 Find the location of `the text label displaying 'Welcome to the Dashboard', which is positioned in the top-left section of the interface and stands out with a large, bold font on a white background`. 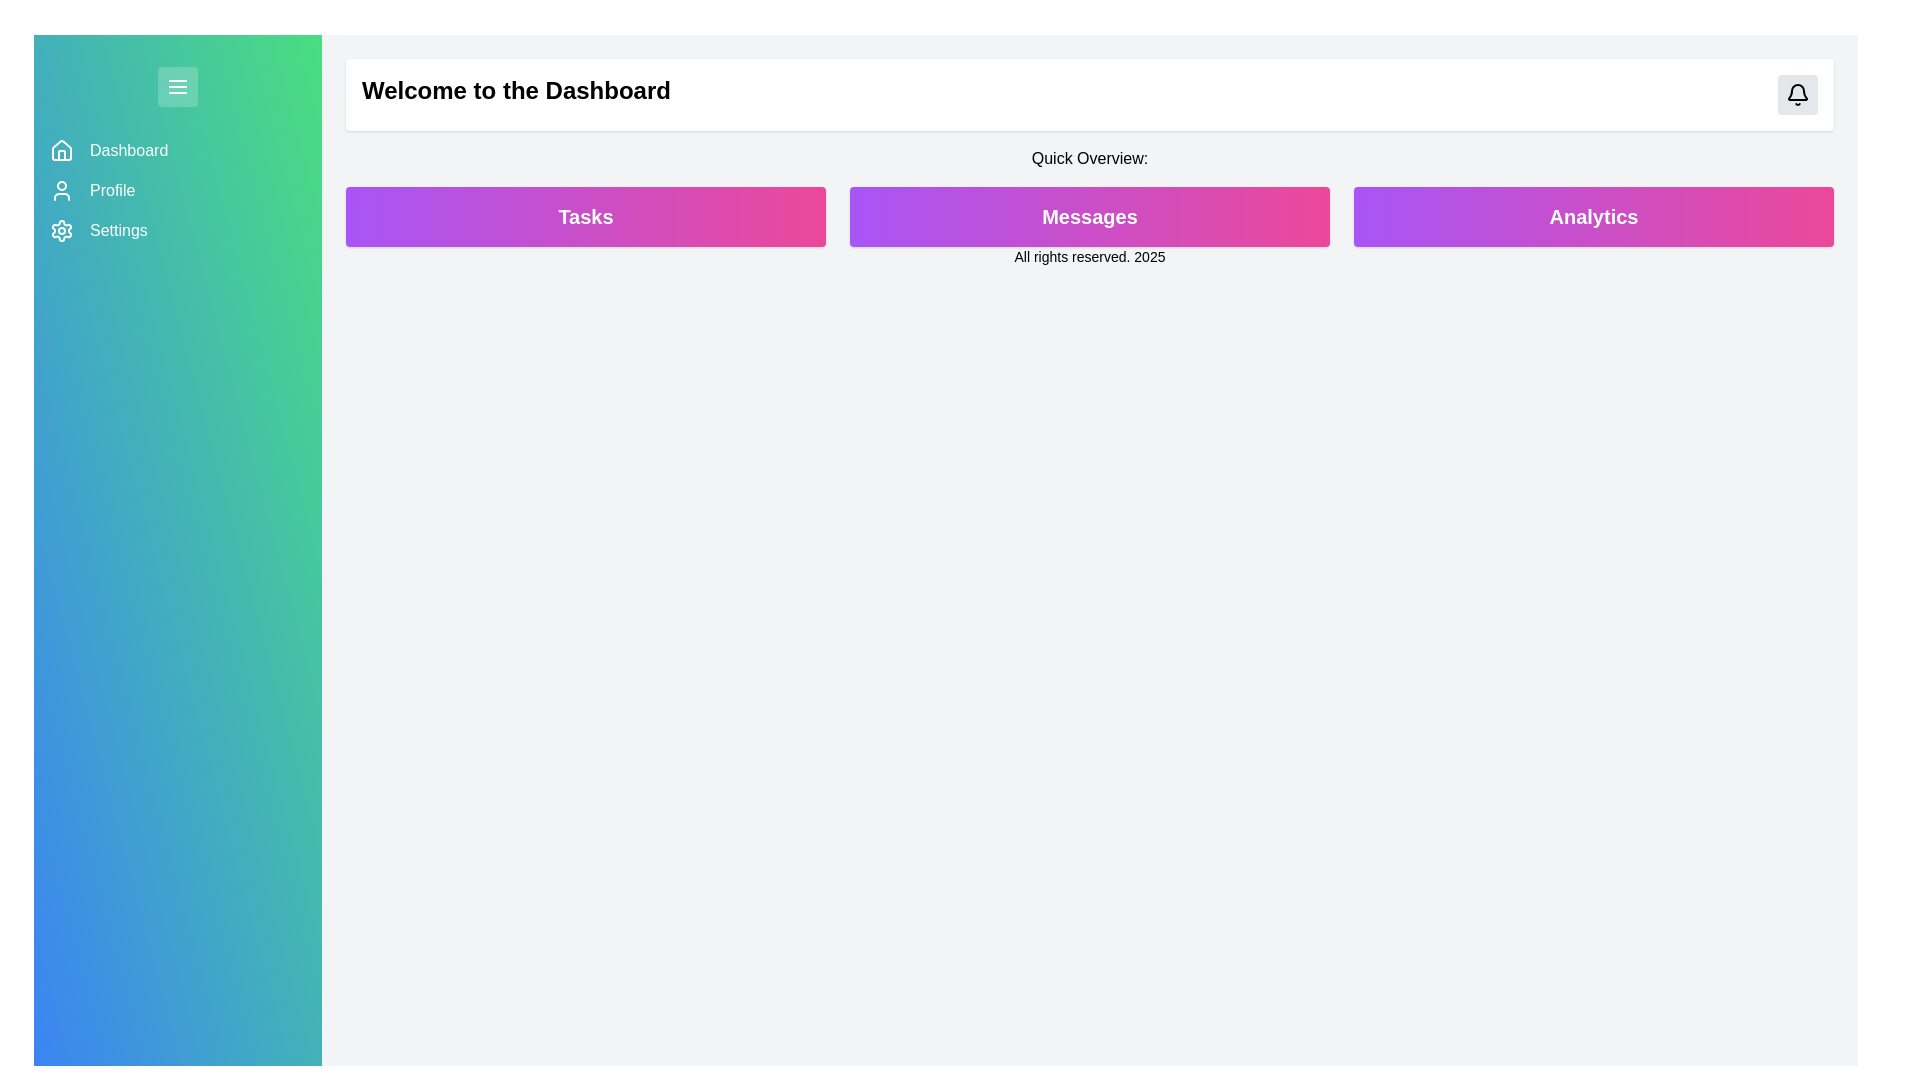

the text label displaying 'Welcome to the Dashboard', which is positioned in the top-left section of the interface and stands out with a large, bold font on a white background is located at coordinates (516, 95).